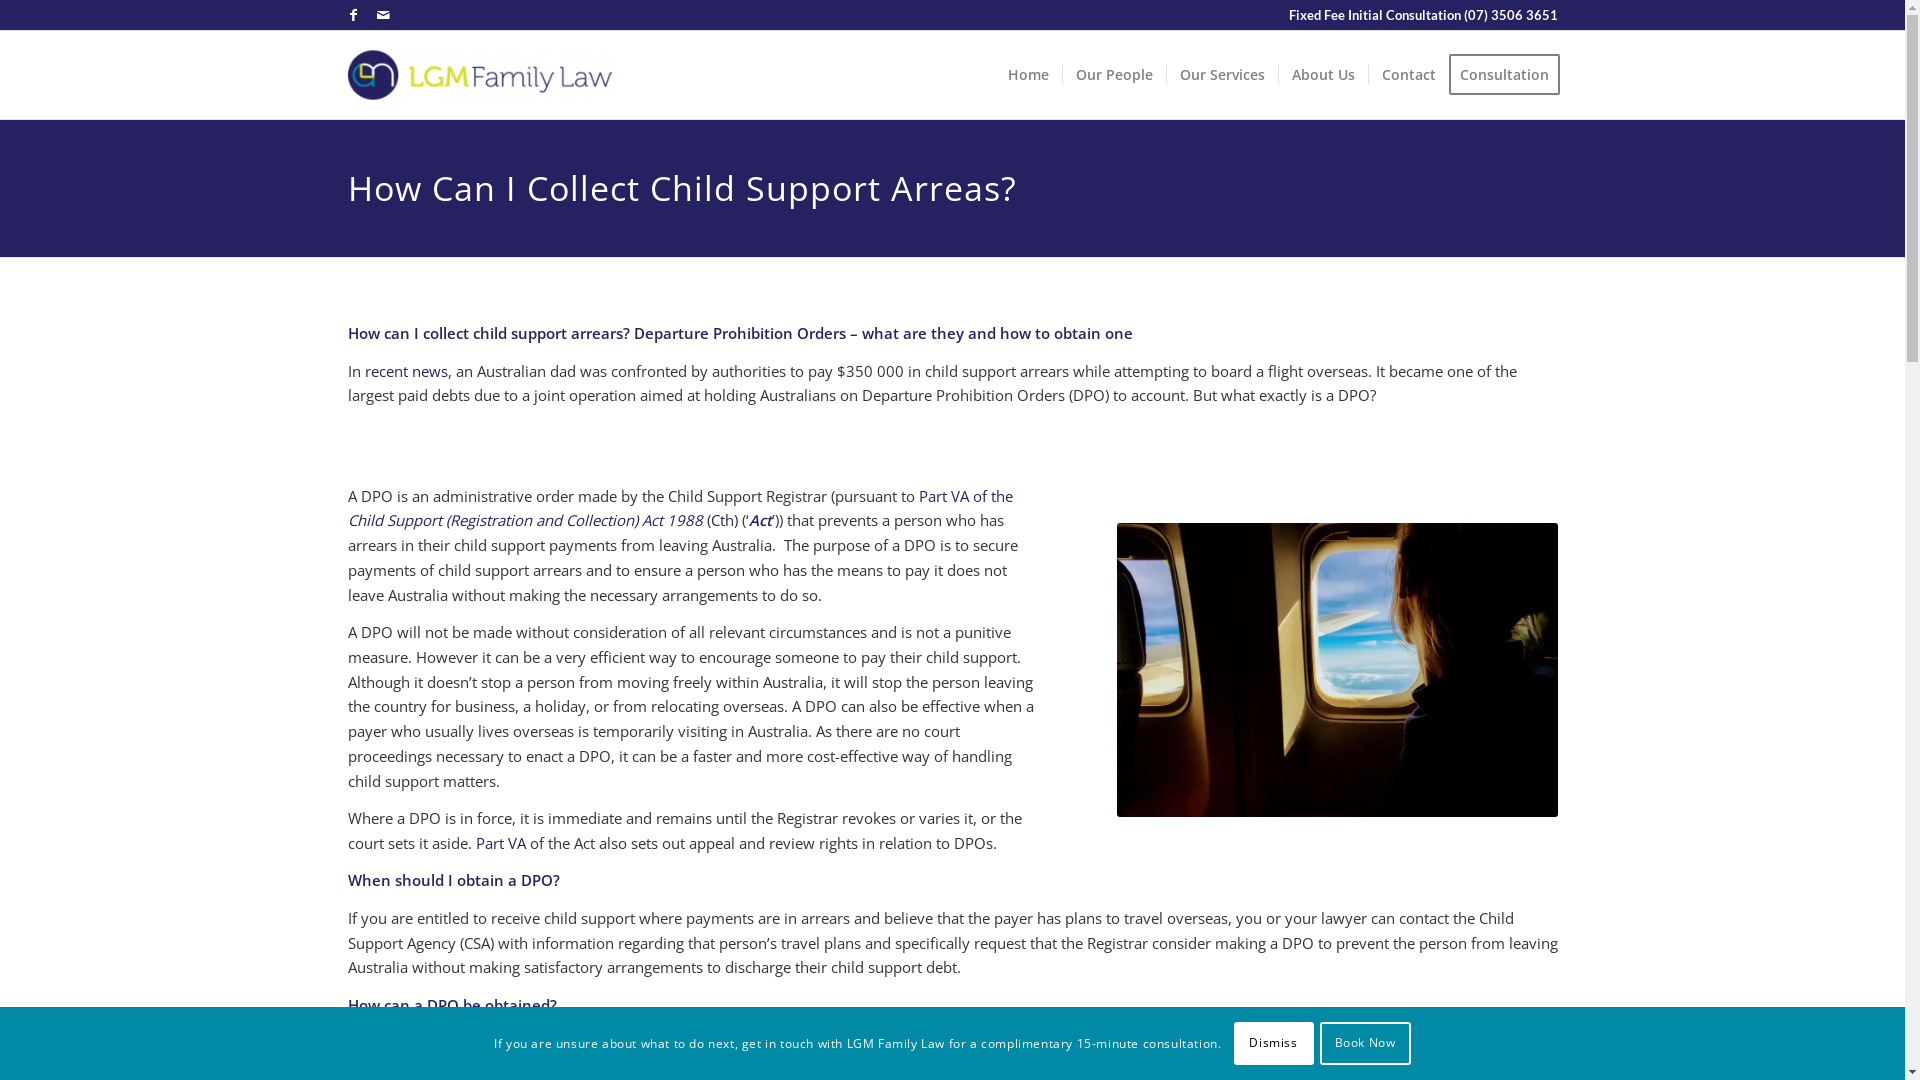  What do you see at coordinates (1272, 1041) in the screenshot?
I see `'Dismiss'` at bounding box center [1272, 1041].